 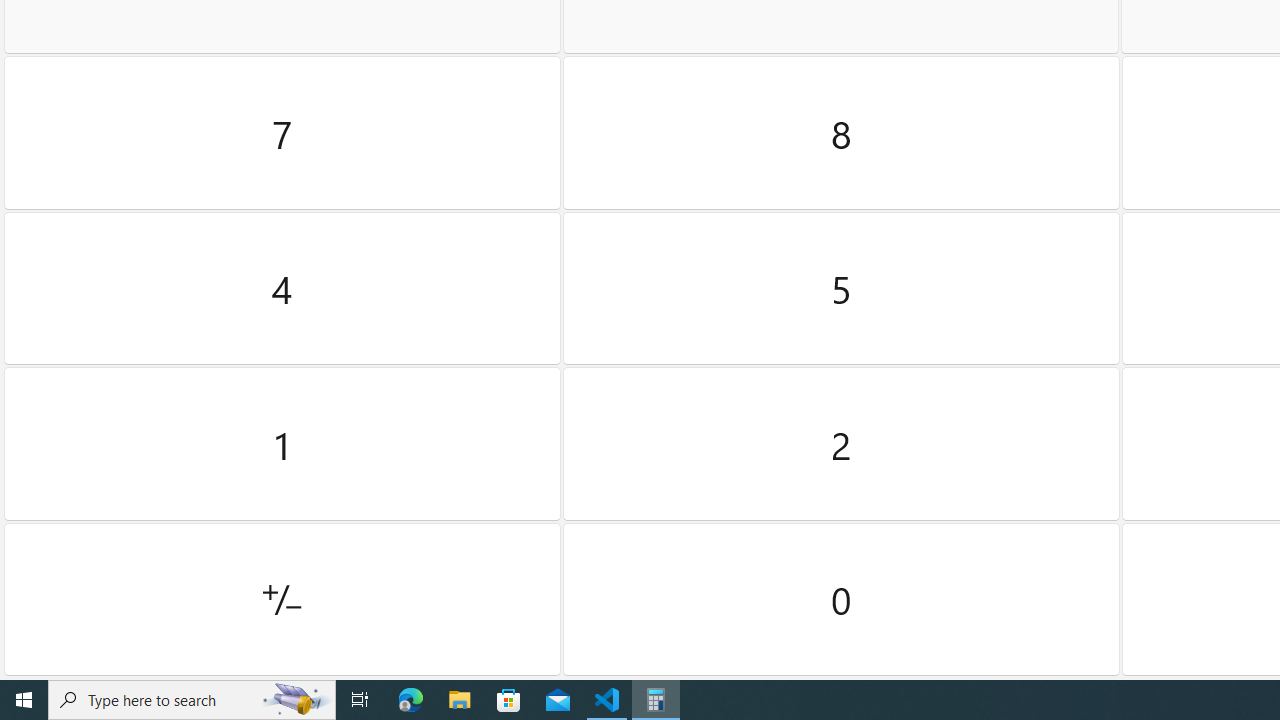 I want to click on 'Calculator - 1 running window', so click(x=656, y=698).